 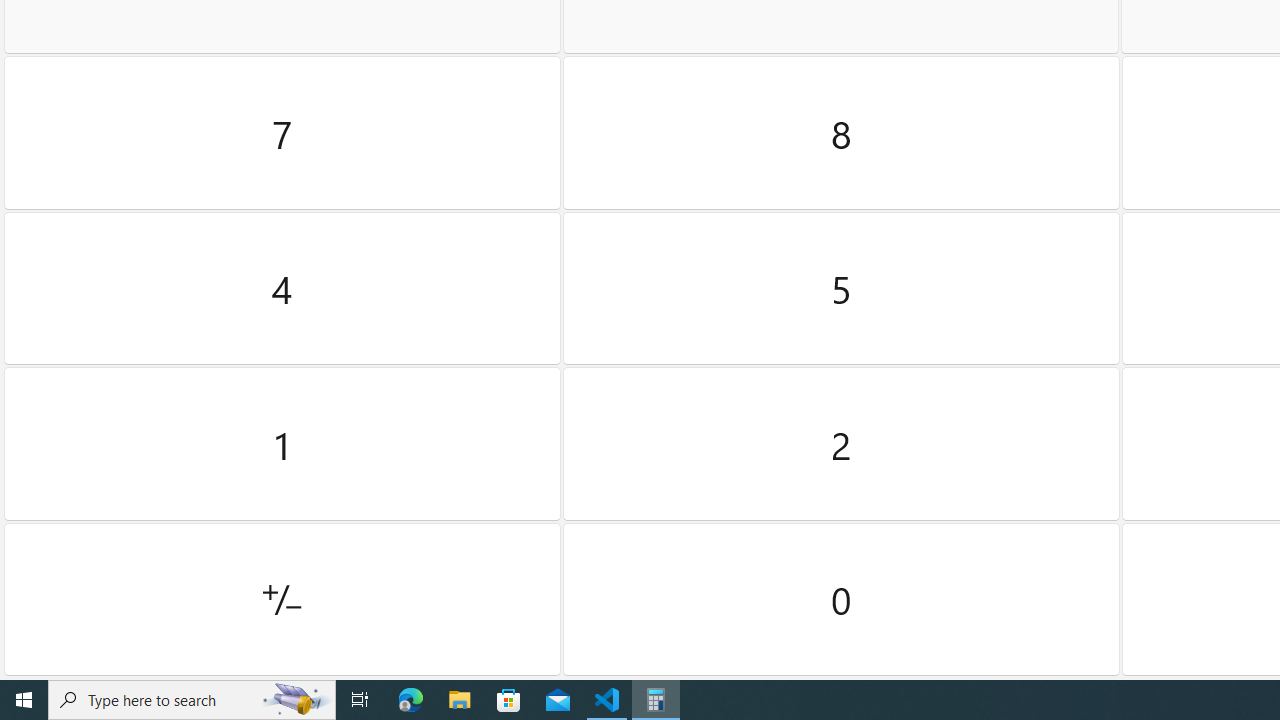 I want to click on 'Calculator - 1 running window', so click(x=656, y=698).